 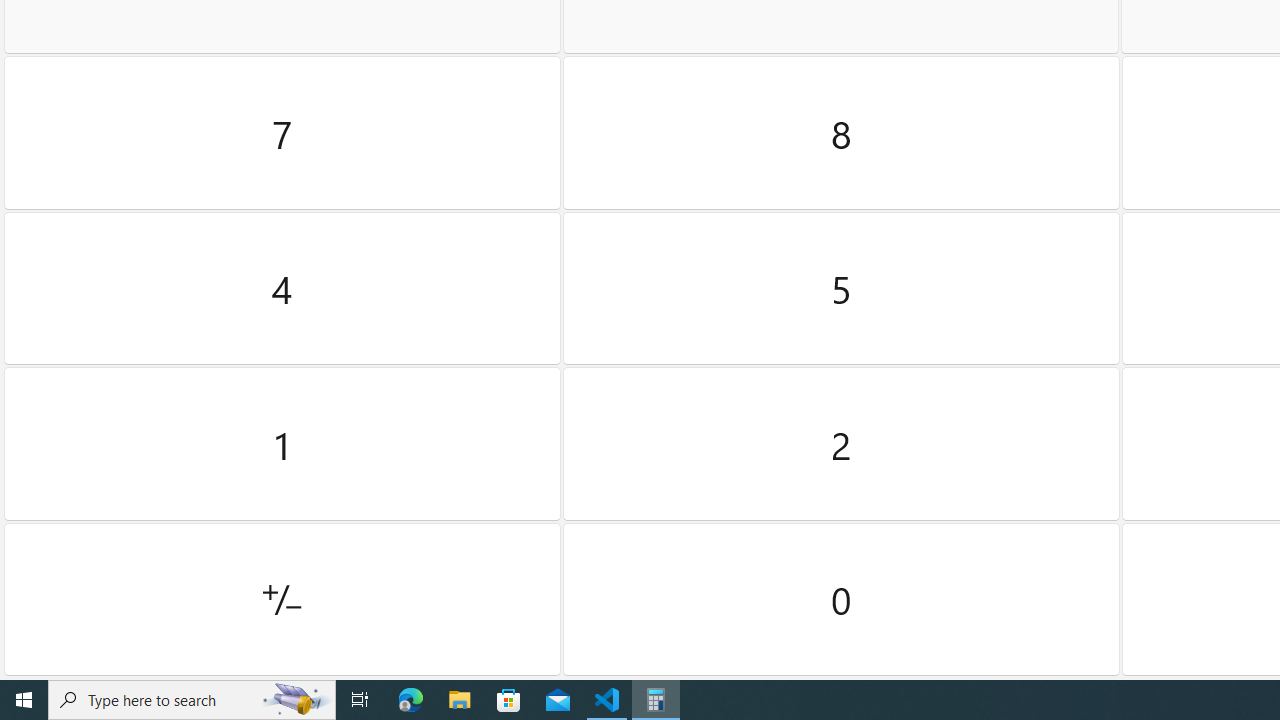 I want to click on 'Calculator - 1 running window', so click(x=656, y=698).